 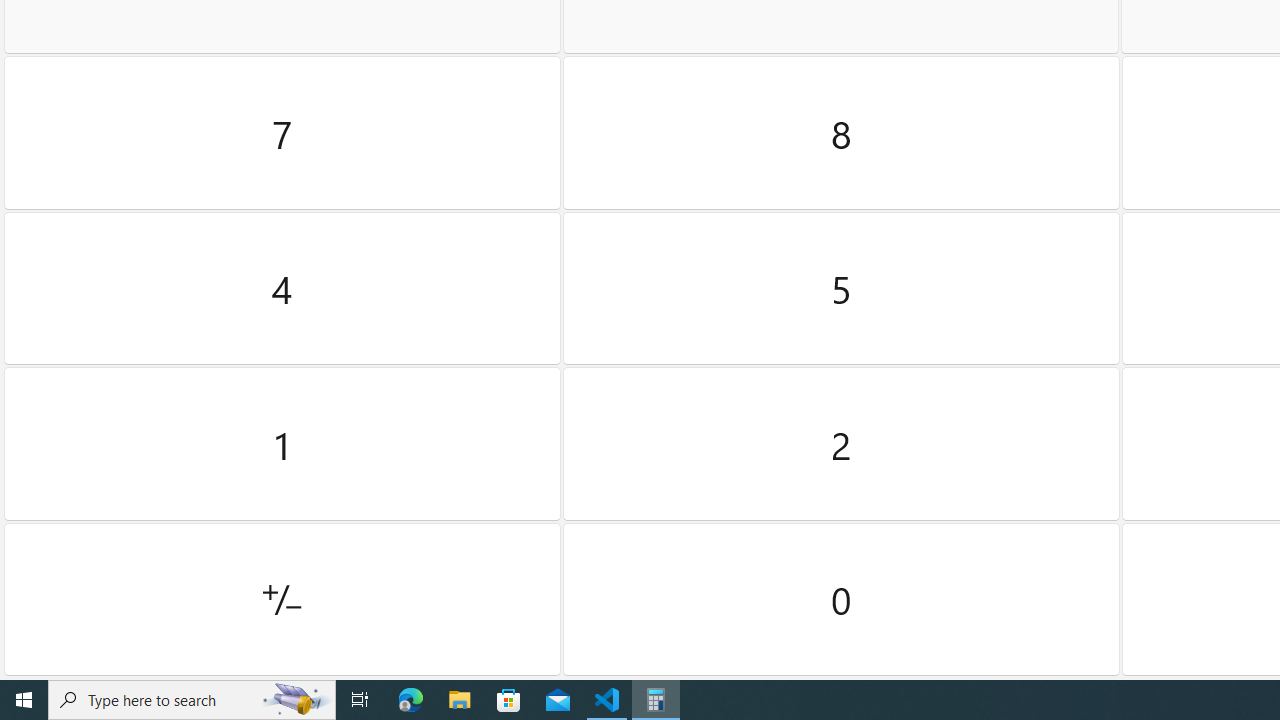 I want to click on 'Calculator - 1 running window', so click(x=656, y=698).